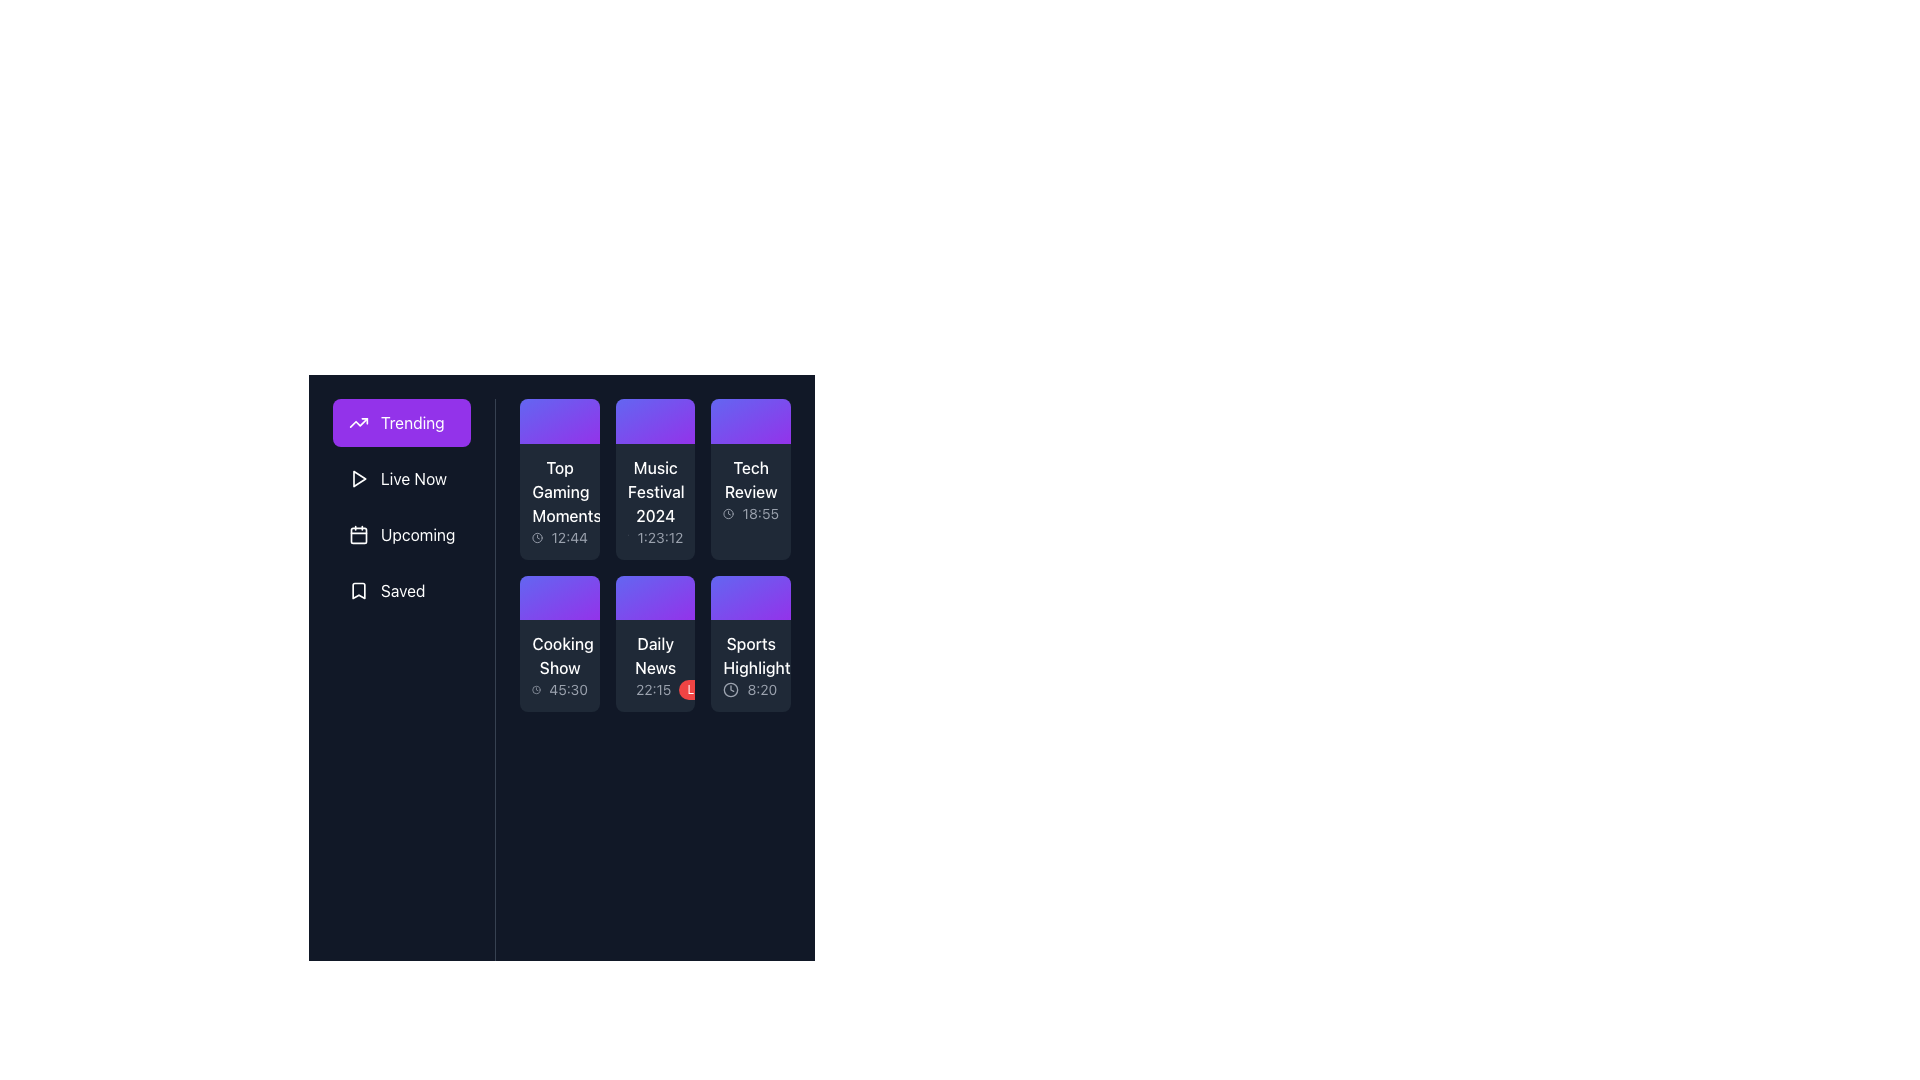  I want to click on the 'Trending' button located in the navigation panel, so click(401, 422).